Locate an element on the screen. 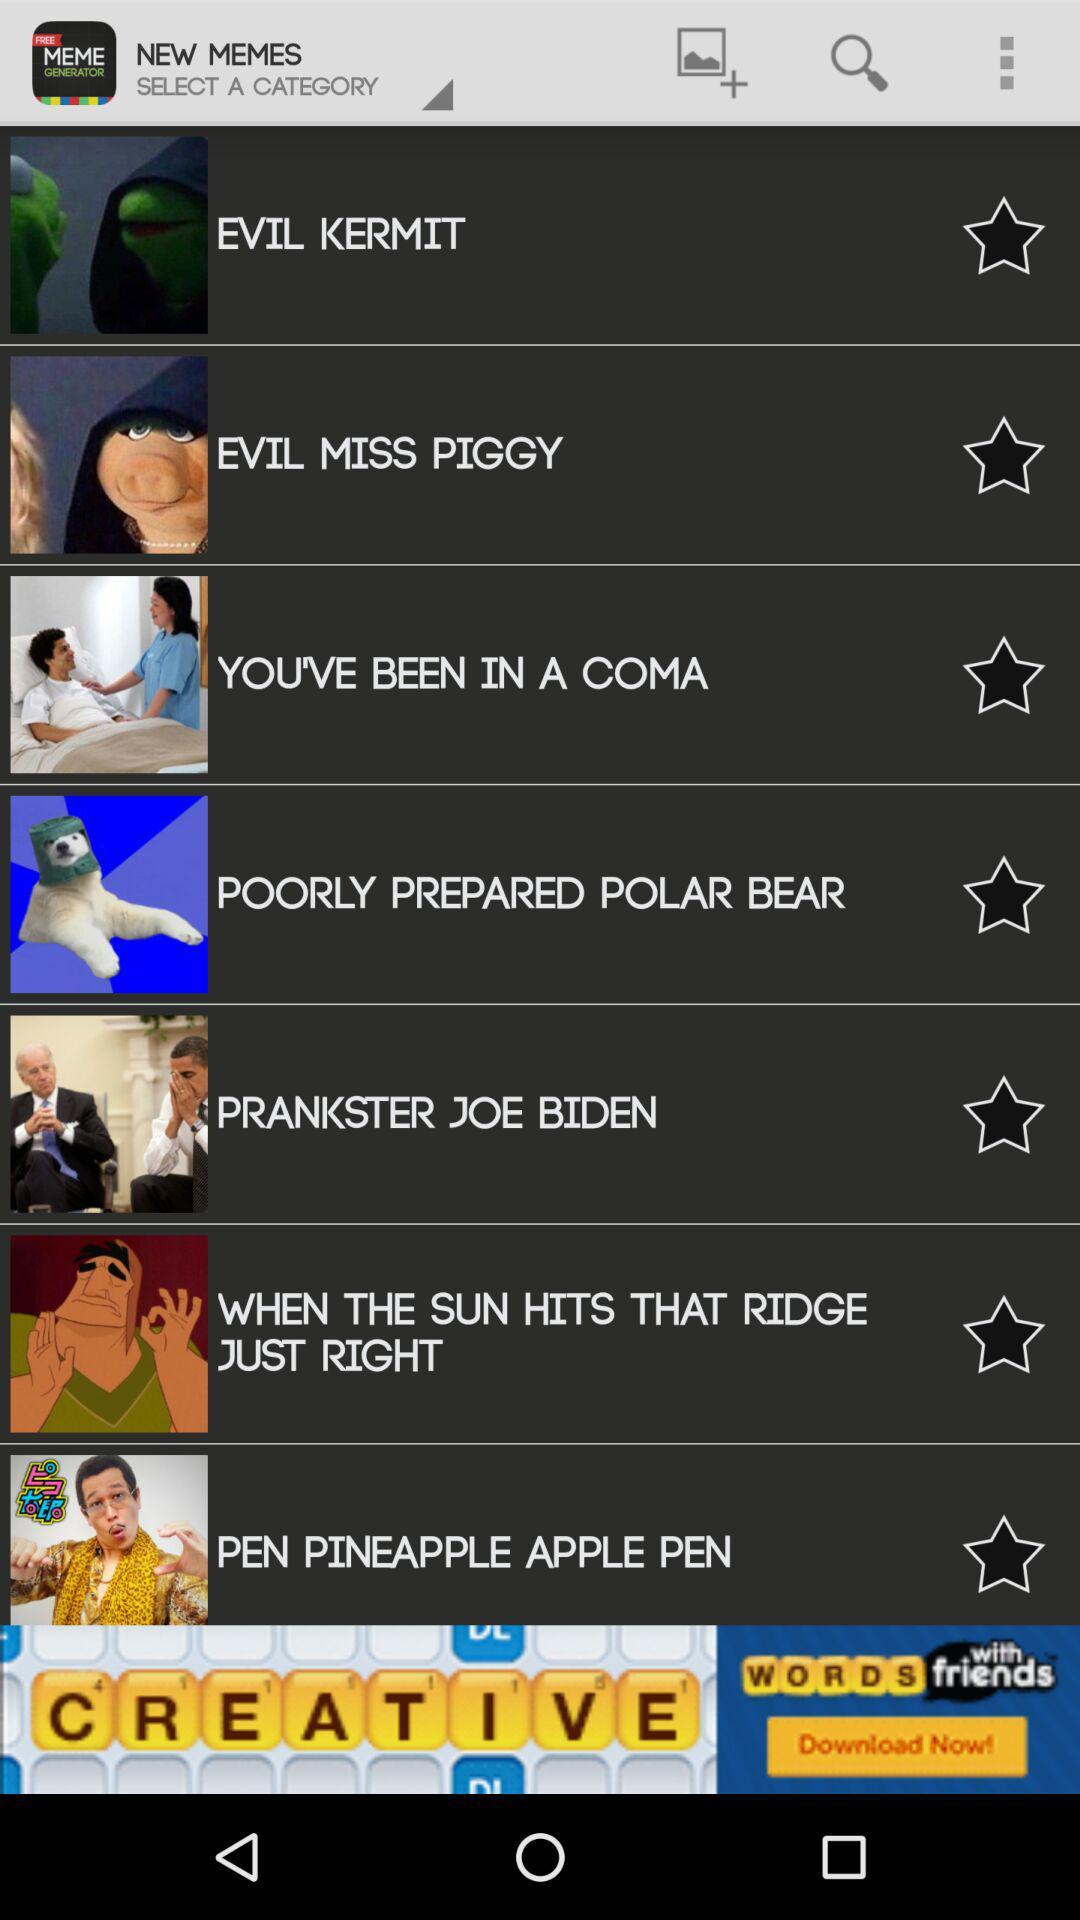 This screenshot has height=1920, width=1080. star button is located at coordinates (1003, 1333).